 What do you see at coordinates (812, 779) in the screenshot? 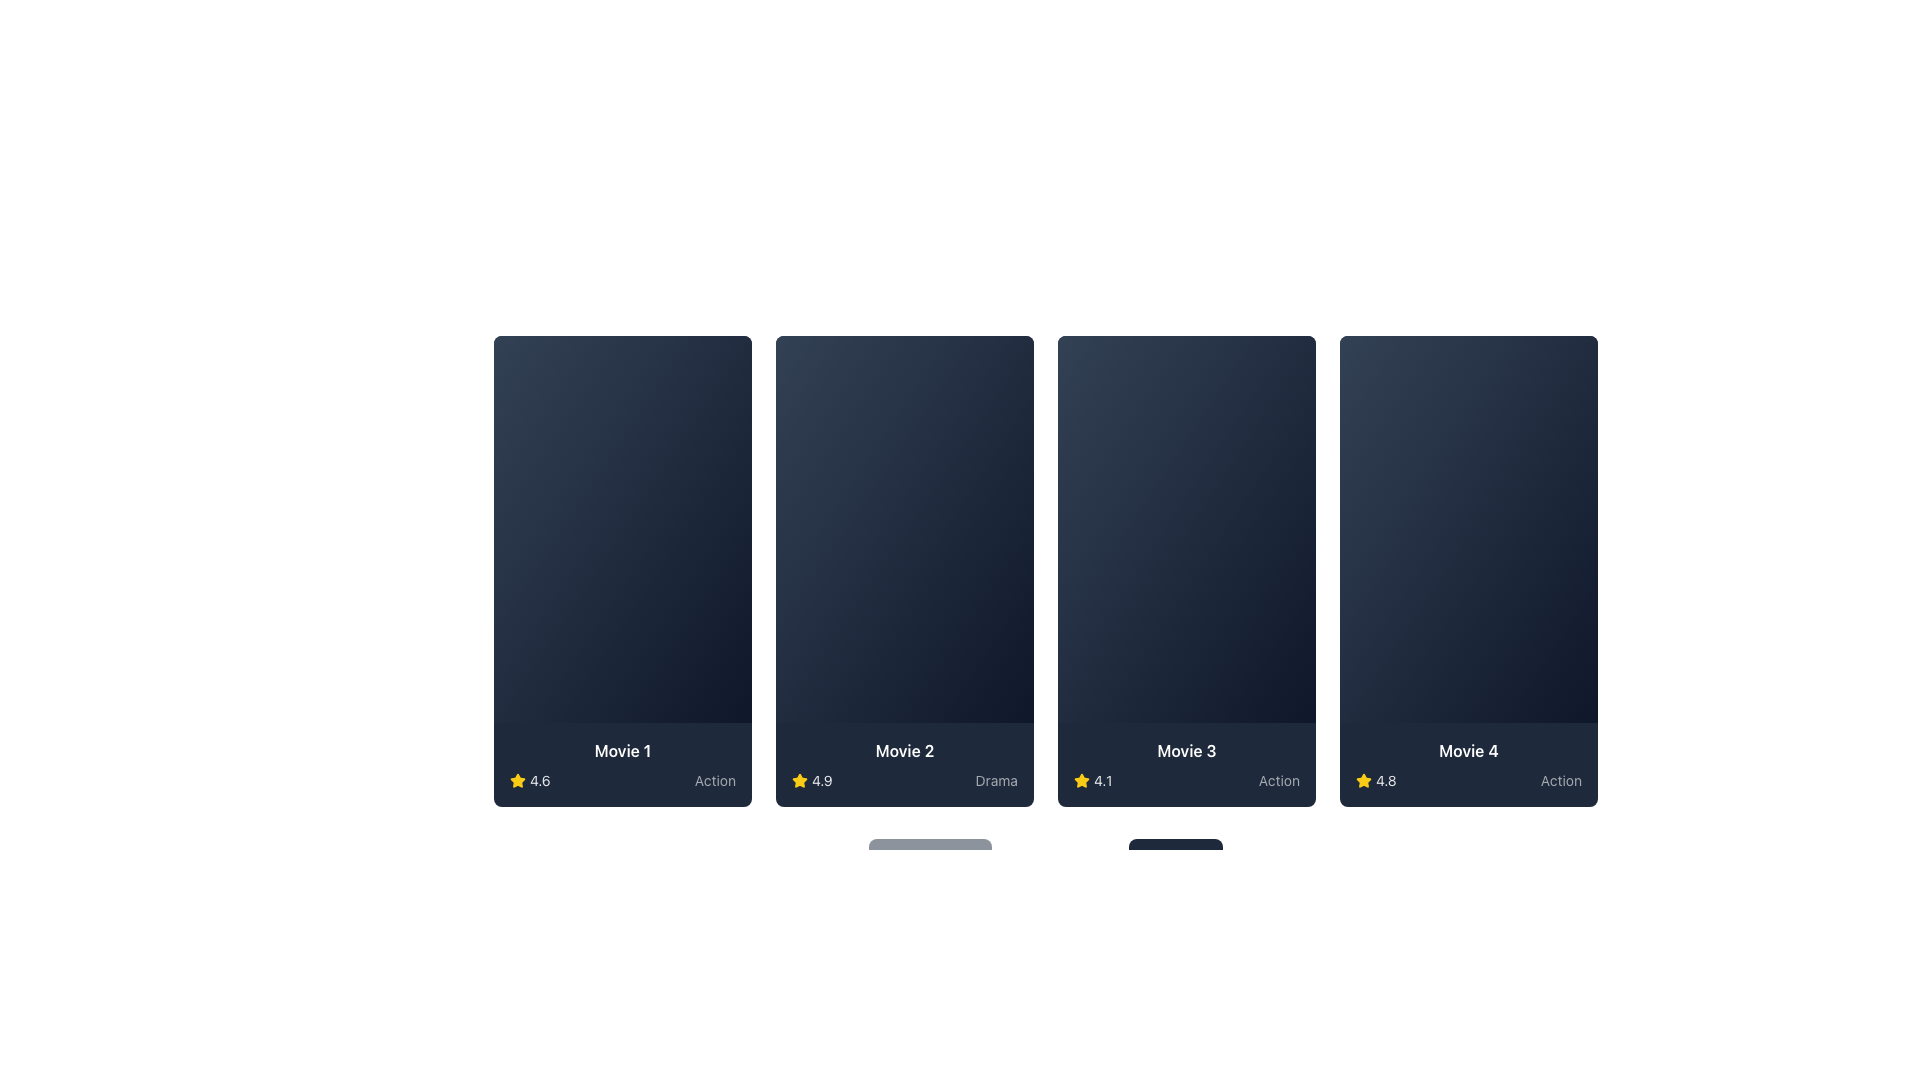
I see `the rating display indicating a score of '4.9' with a star icon, located in the bottom-left of the 'Movie 2' card, beside the 'Drama' text` at bounding box center [812, 779].